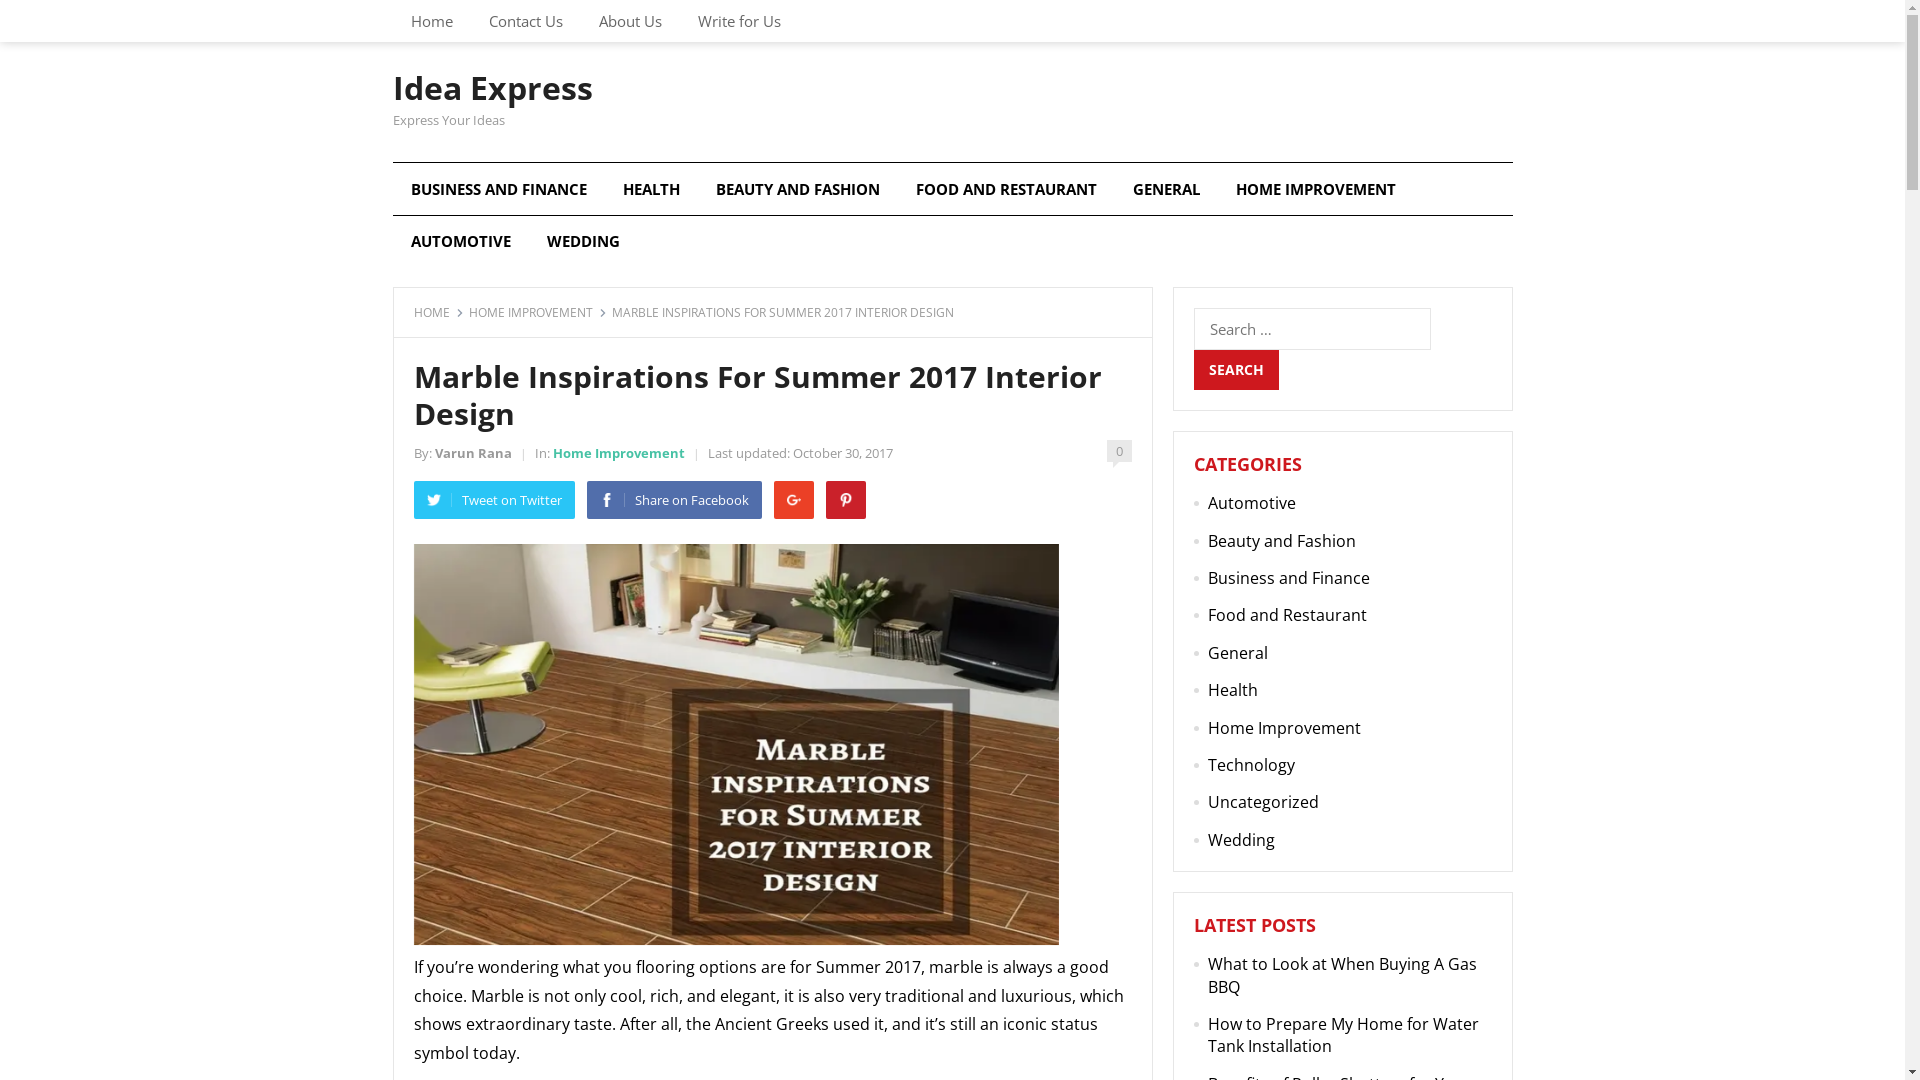  I want to click on 'About Us', so click(628, 20).